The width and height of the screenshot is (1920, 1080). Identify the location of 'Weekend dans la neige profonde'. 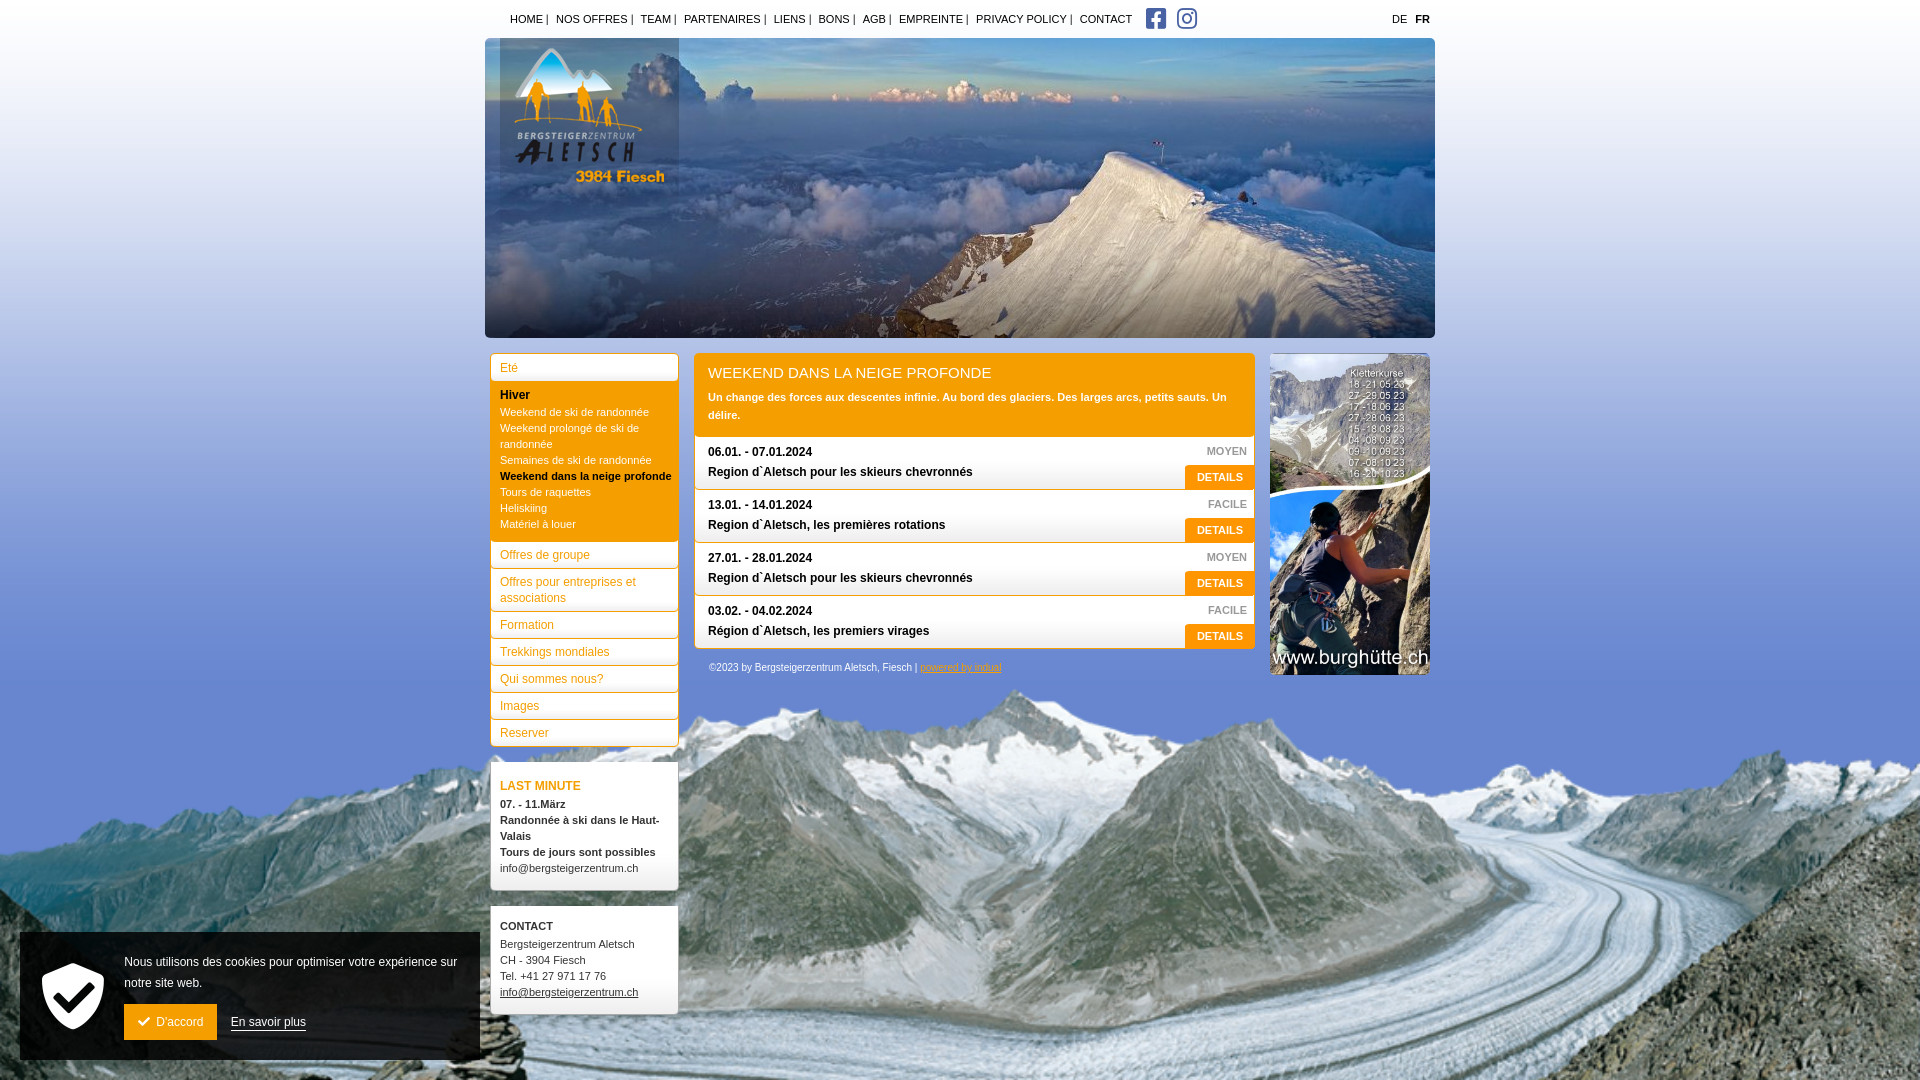
(585, 475).